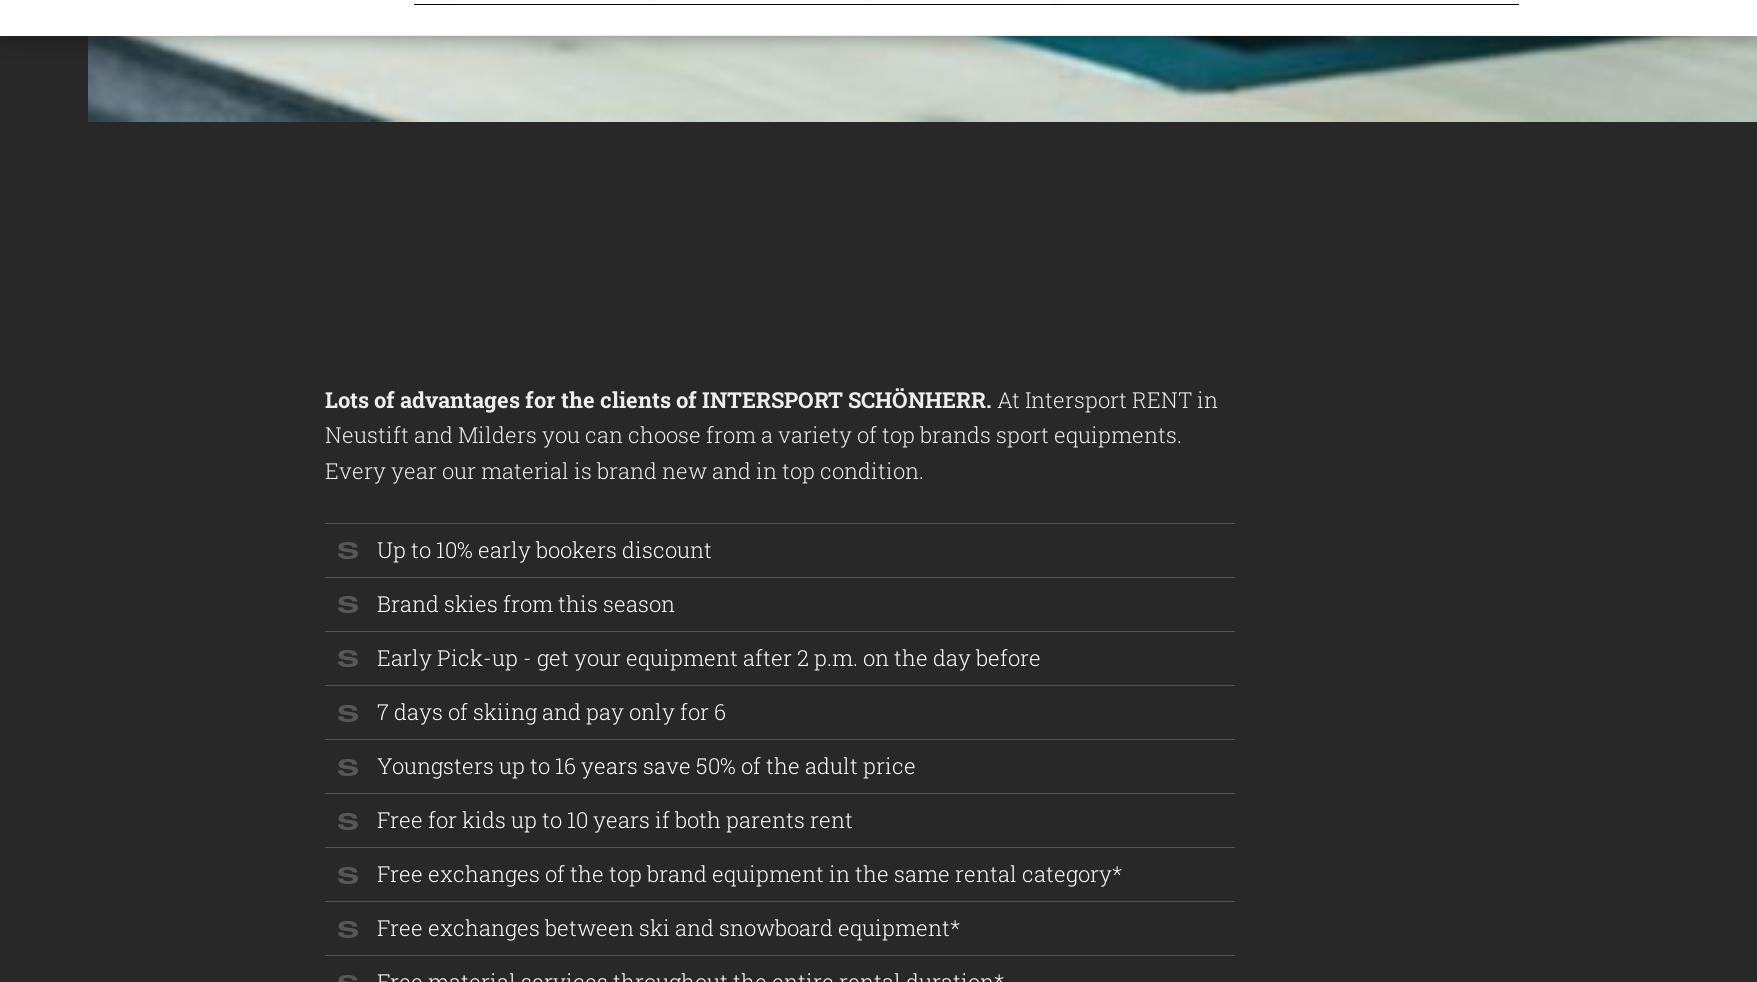 The image size is (1757, 982). Describe the element at coordinates (526, 602) in the screenshot. I see `'Brand skies from this season'` at that location.